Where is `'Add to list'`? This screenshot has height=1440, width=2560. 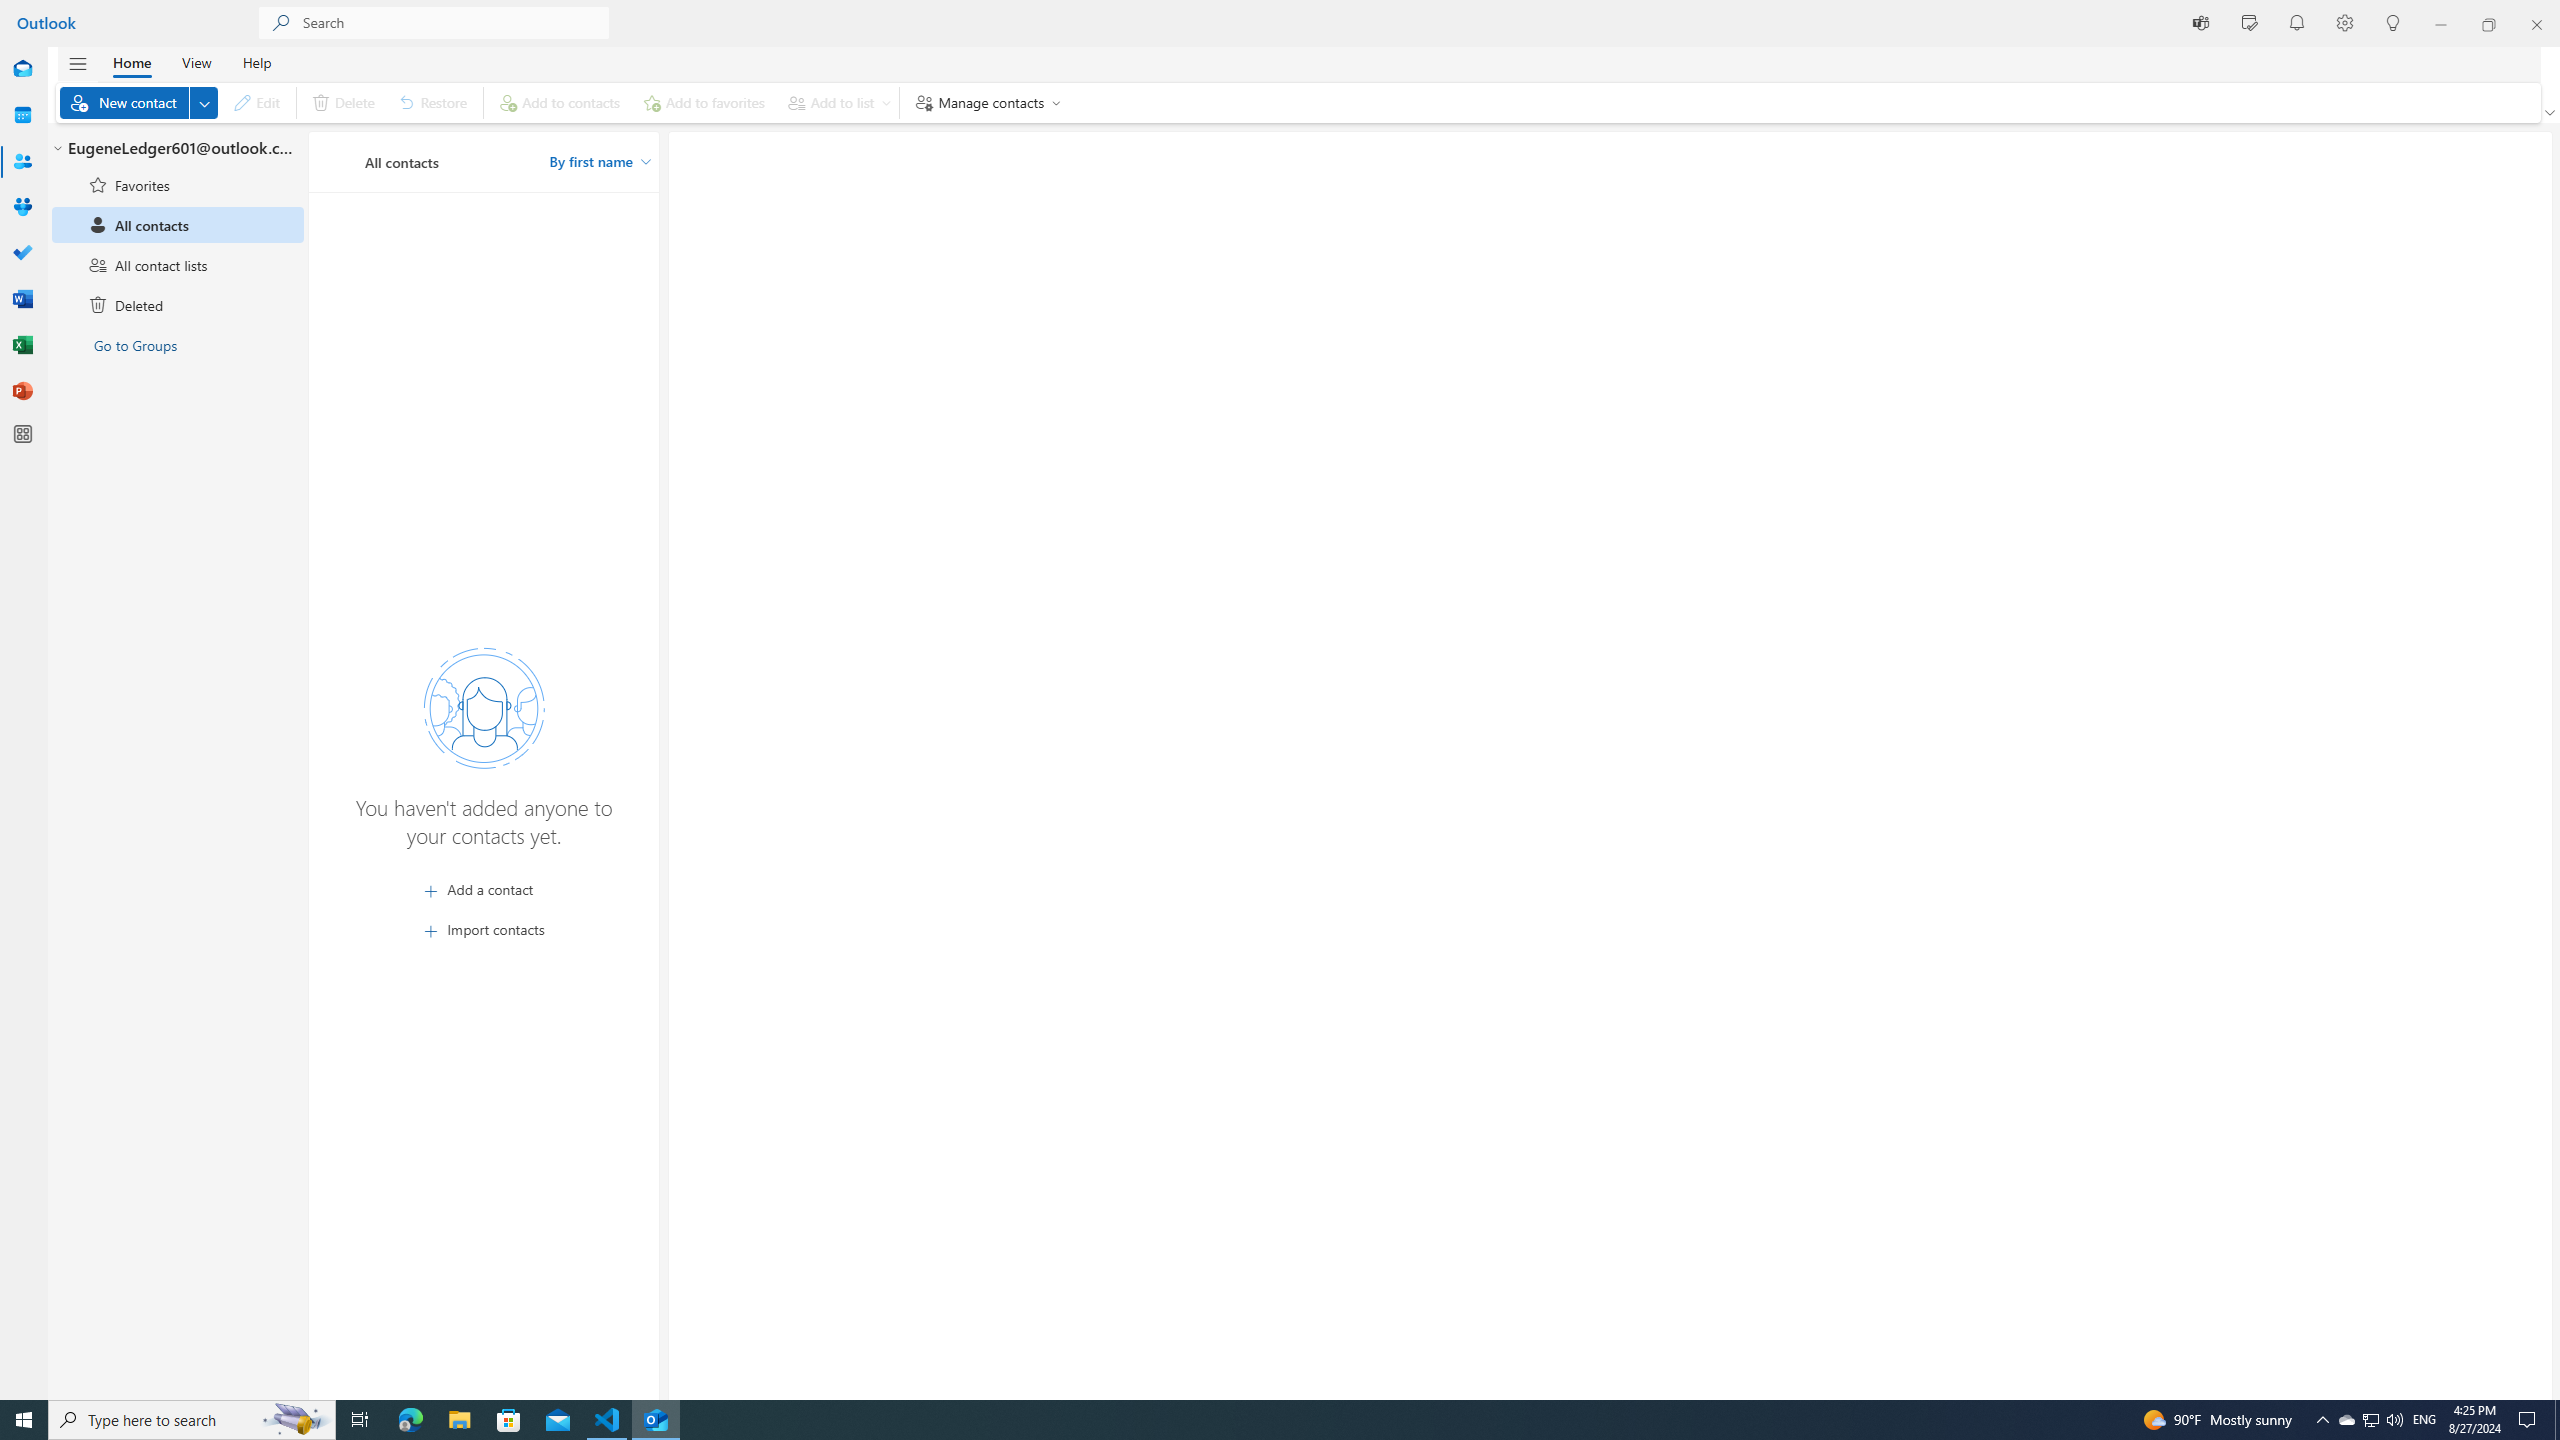 'Add to list' is located at coordinates (835, 102).